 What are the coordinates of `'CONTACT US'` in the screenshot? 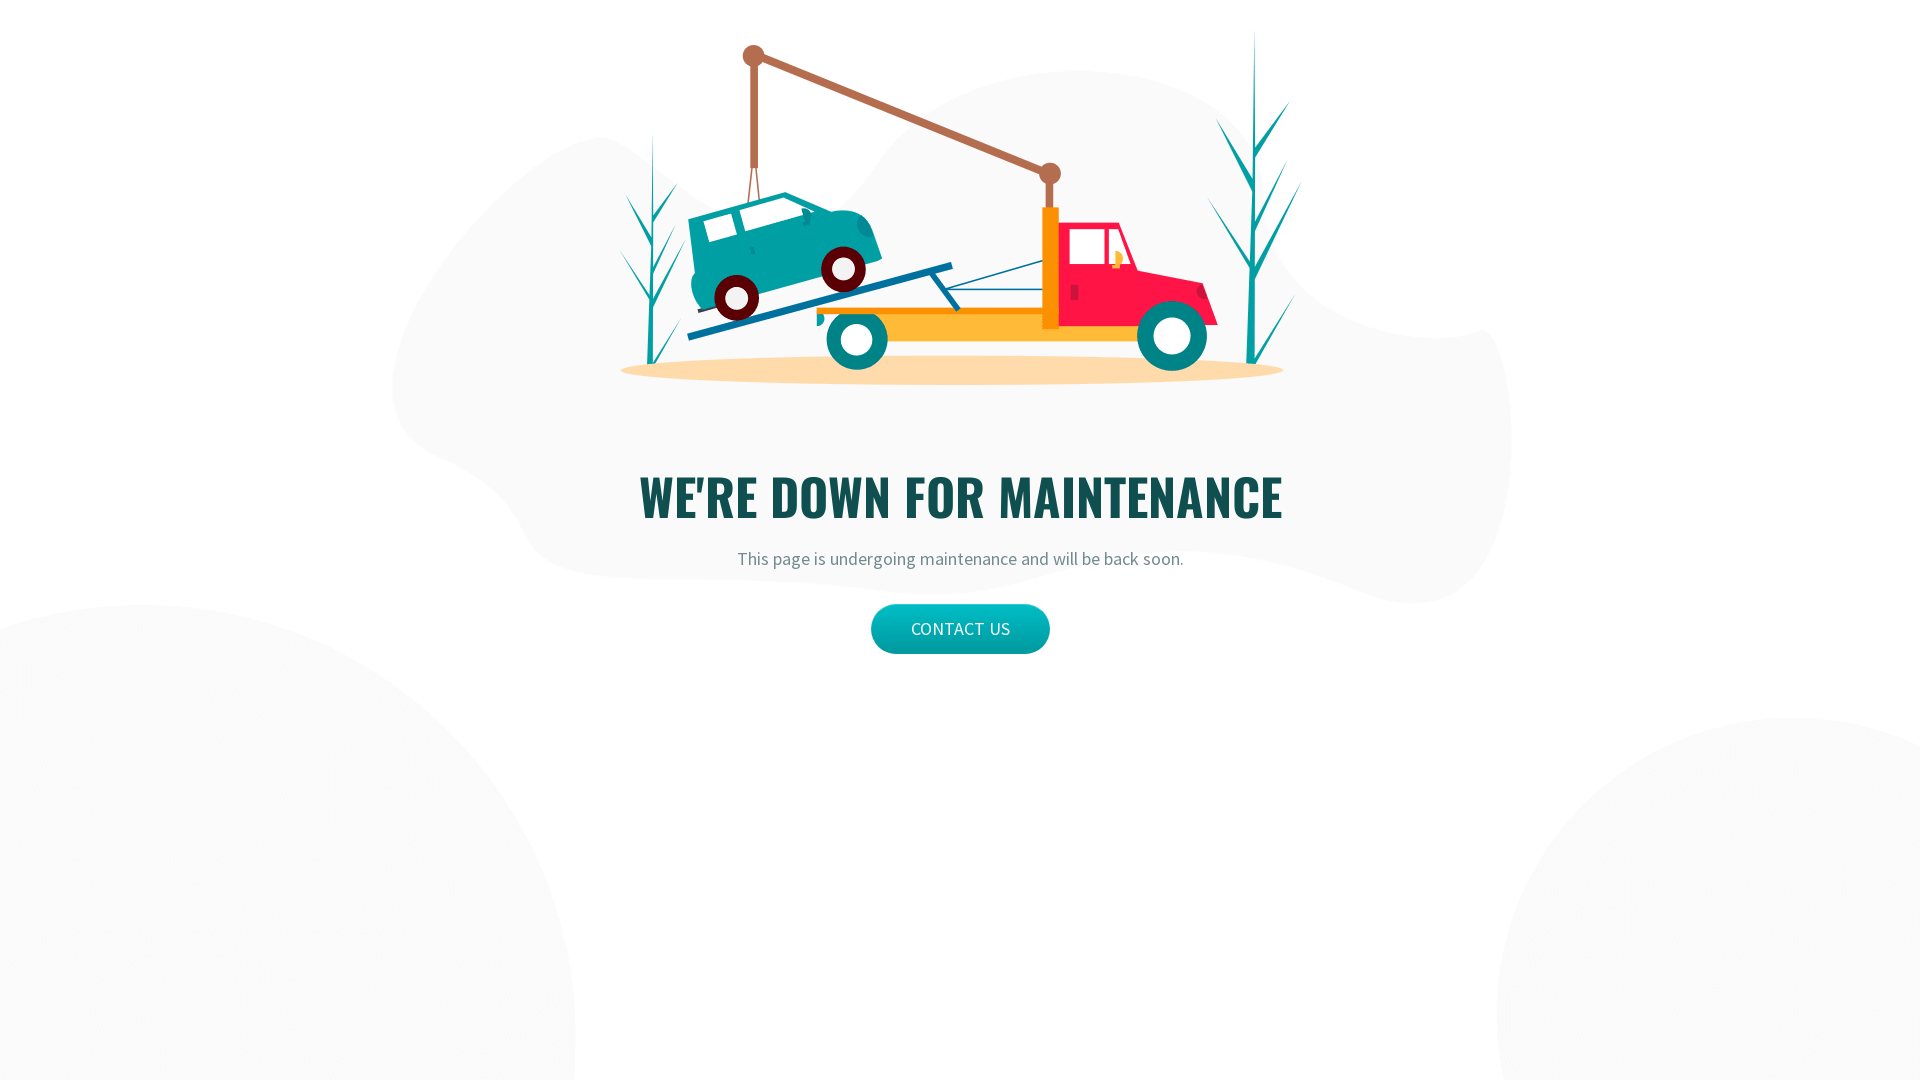 It's located at (869, 627).